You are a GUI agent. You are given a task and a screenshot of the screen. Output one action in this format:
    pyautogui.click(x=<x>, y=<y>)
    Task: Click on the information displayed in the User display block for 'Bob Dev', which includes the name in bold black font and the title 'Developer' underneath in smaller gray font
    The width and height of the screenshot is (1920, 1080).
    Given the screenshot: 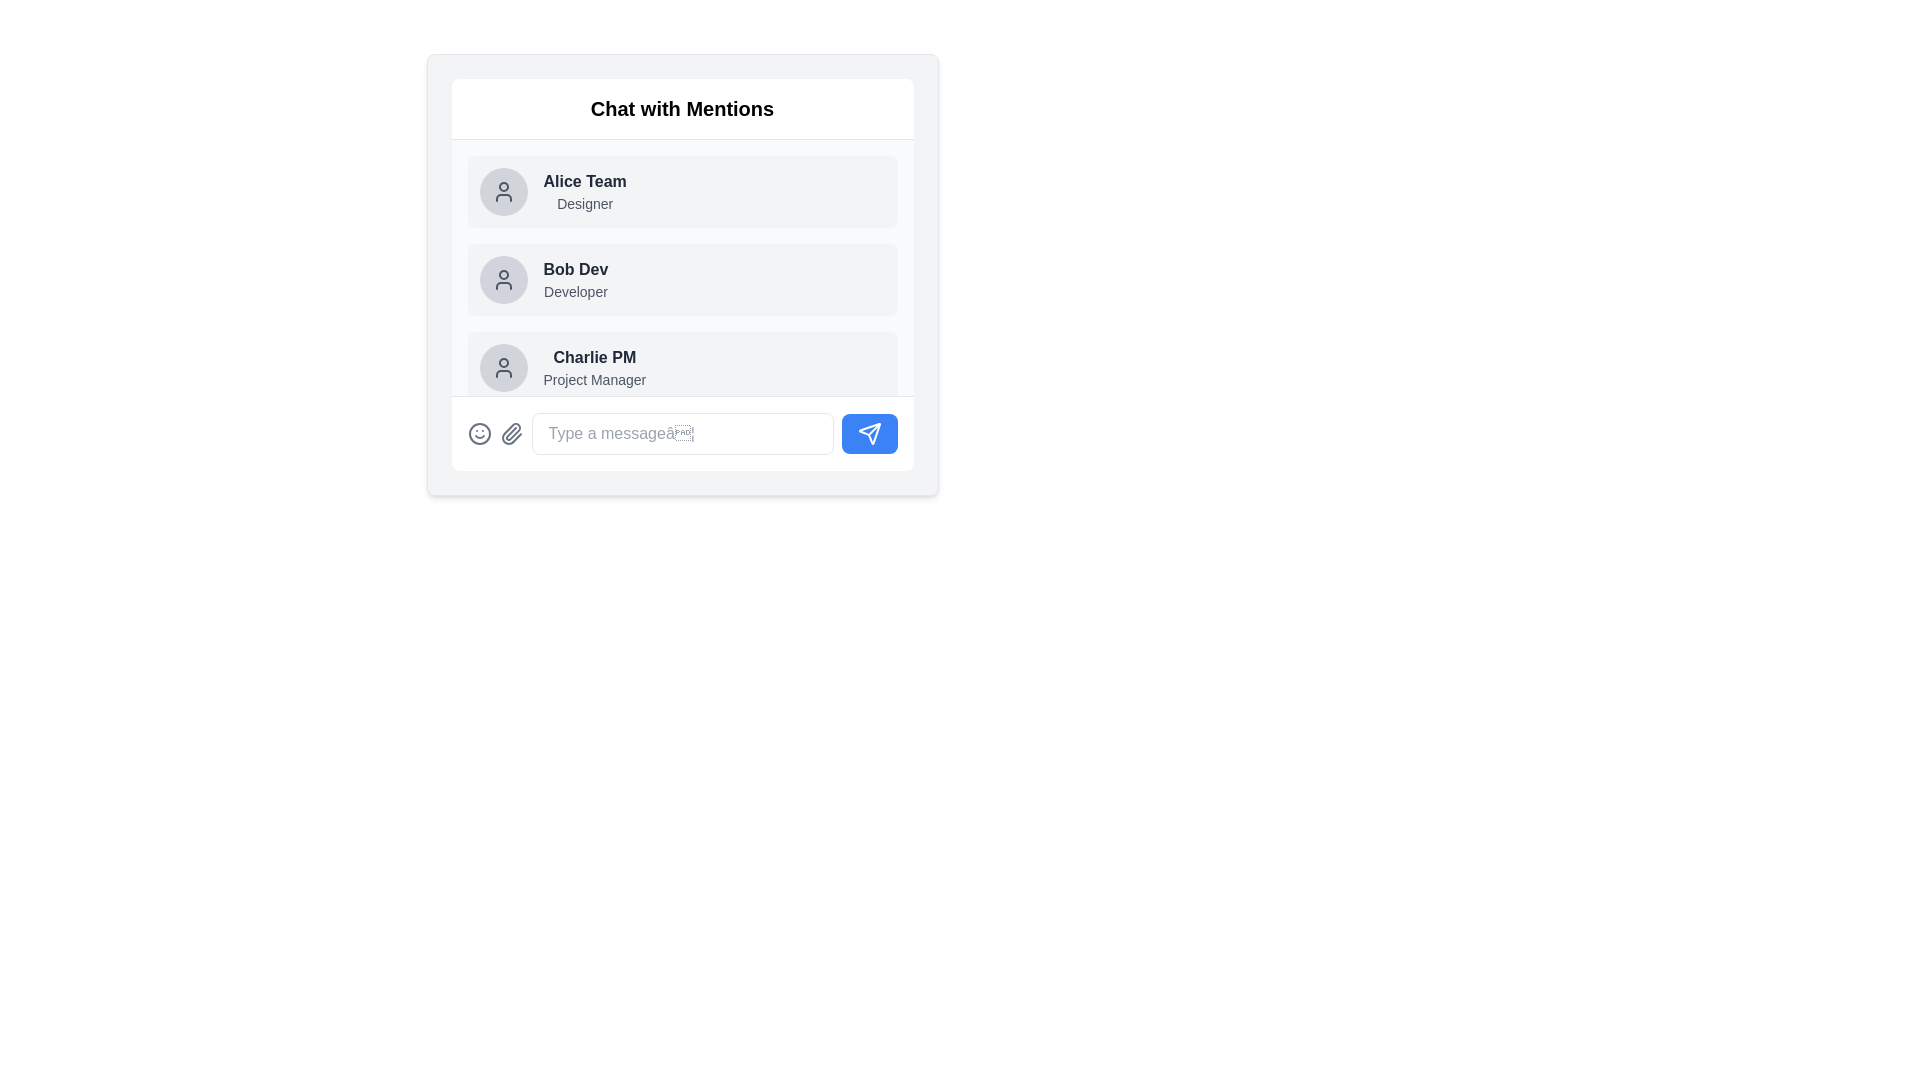 What is the action you would take?
    pyautogui.click(x=575, y=280)
    